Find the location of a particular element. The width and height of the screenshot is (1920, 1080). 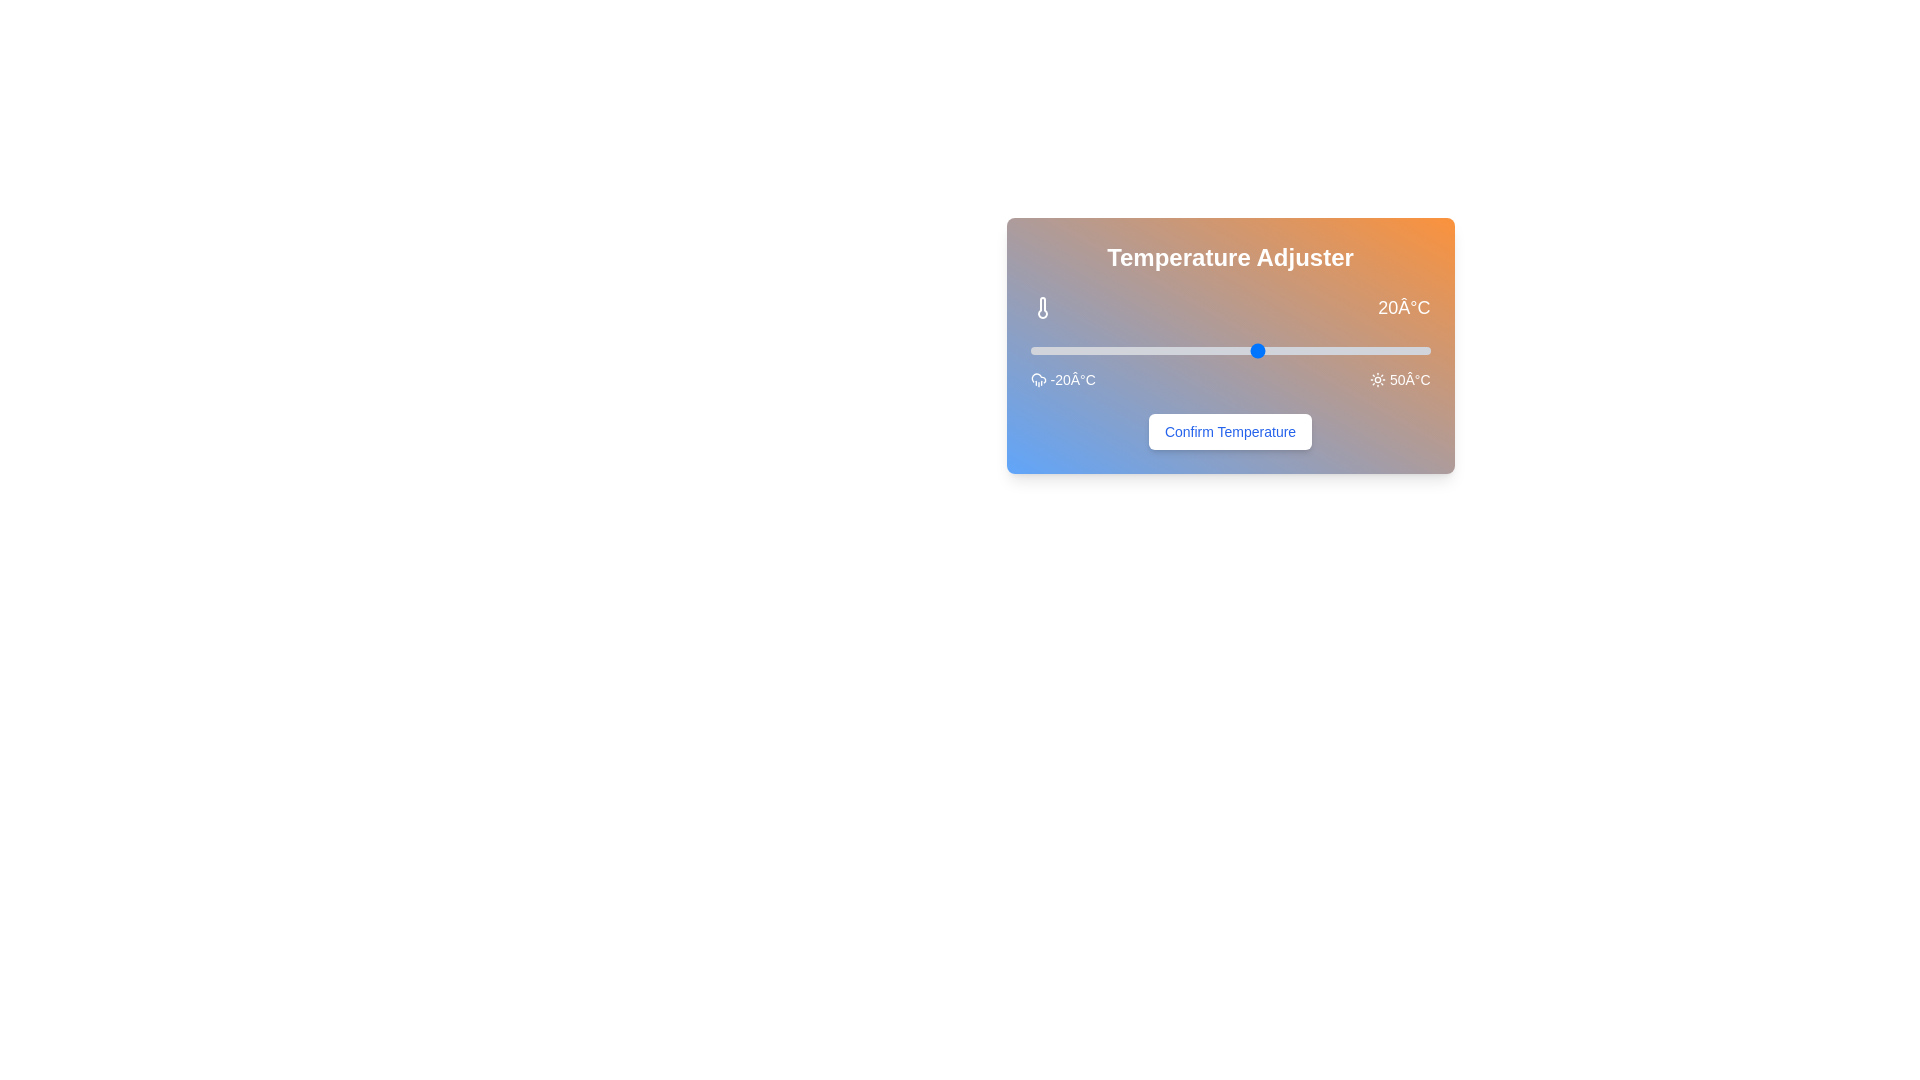

the temperature slider to 11°C is located at coordinates (1206, 350).